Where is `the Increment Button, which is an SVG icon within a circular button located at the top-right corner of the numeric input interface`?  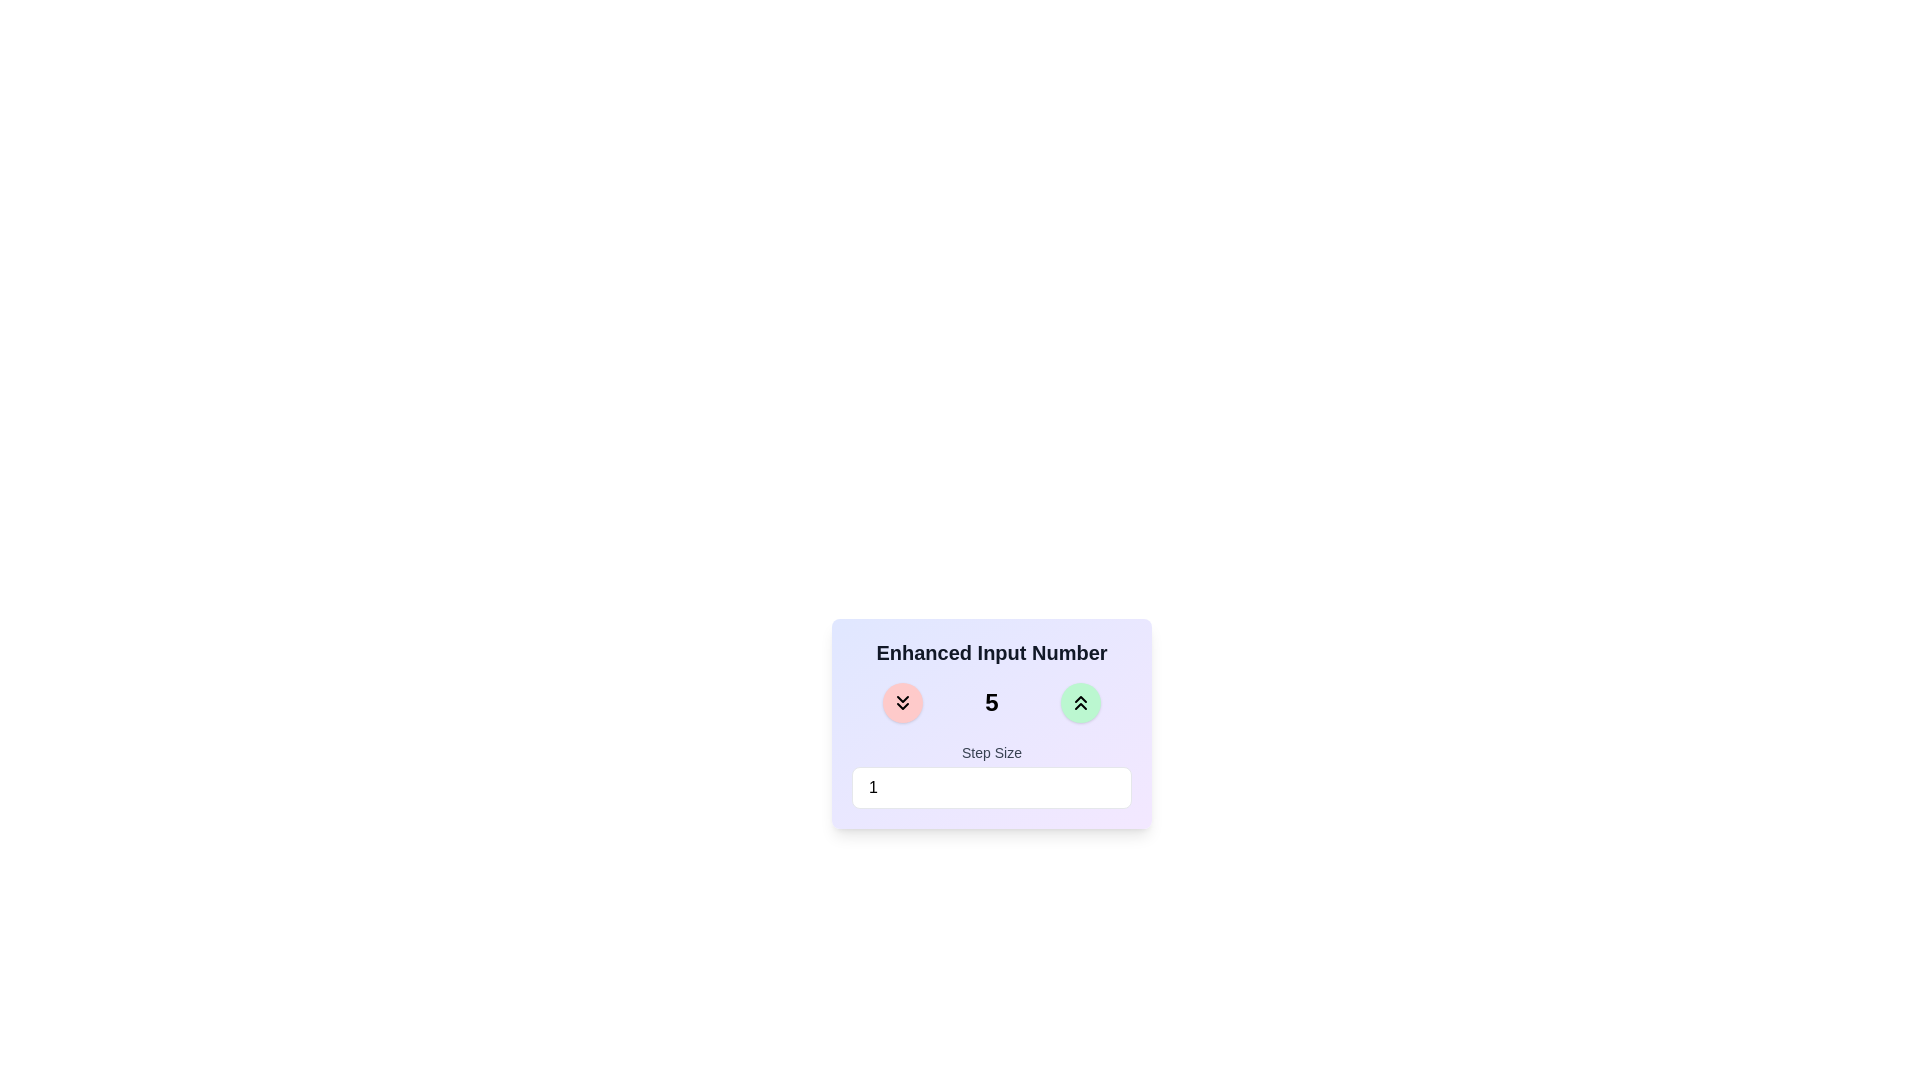 the Increment Button, which is an SVG icon within a circular button located at the top-right corner of the numeric input interface is located at coordinates (1079, 701).